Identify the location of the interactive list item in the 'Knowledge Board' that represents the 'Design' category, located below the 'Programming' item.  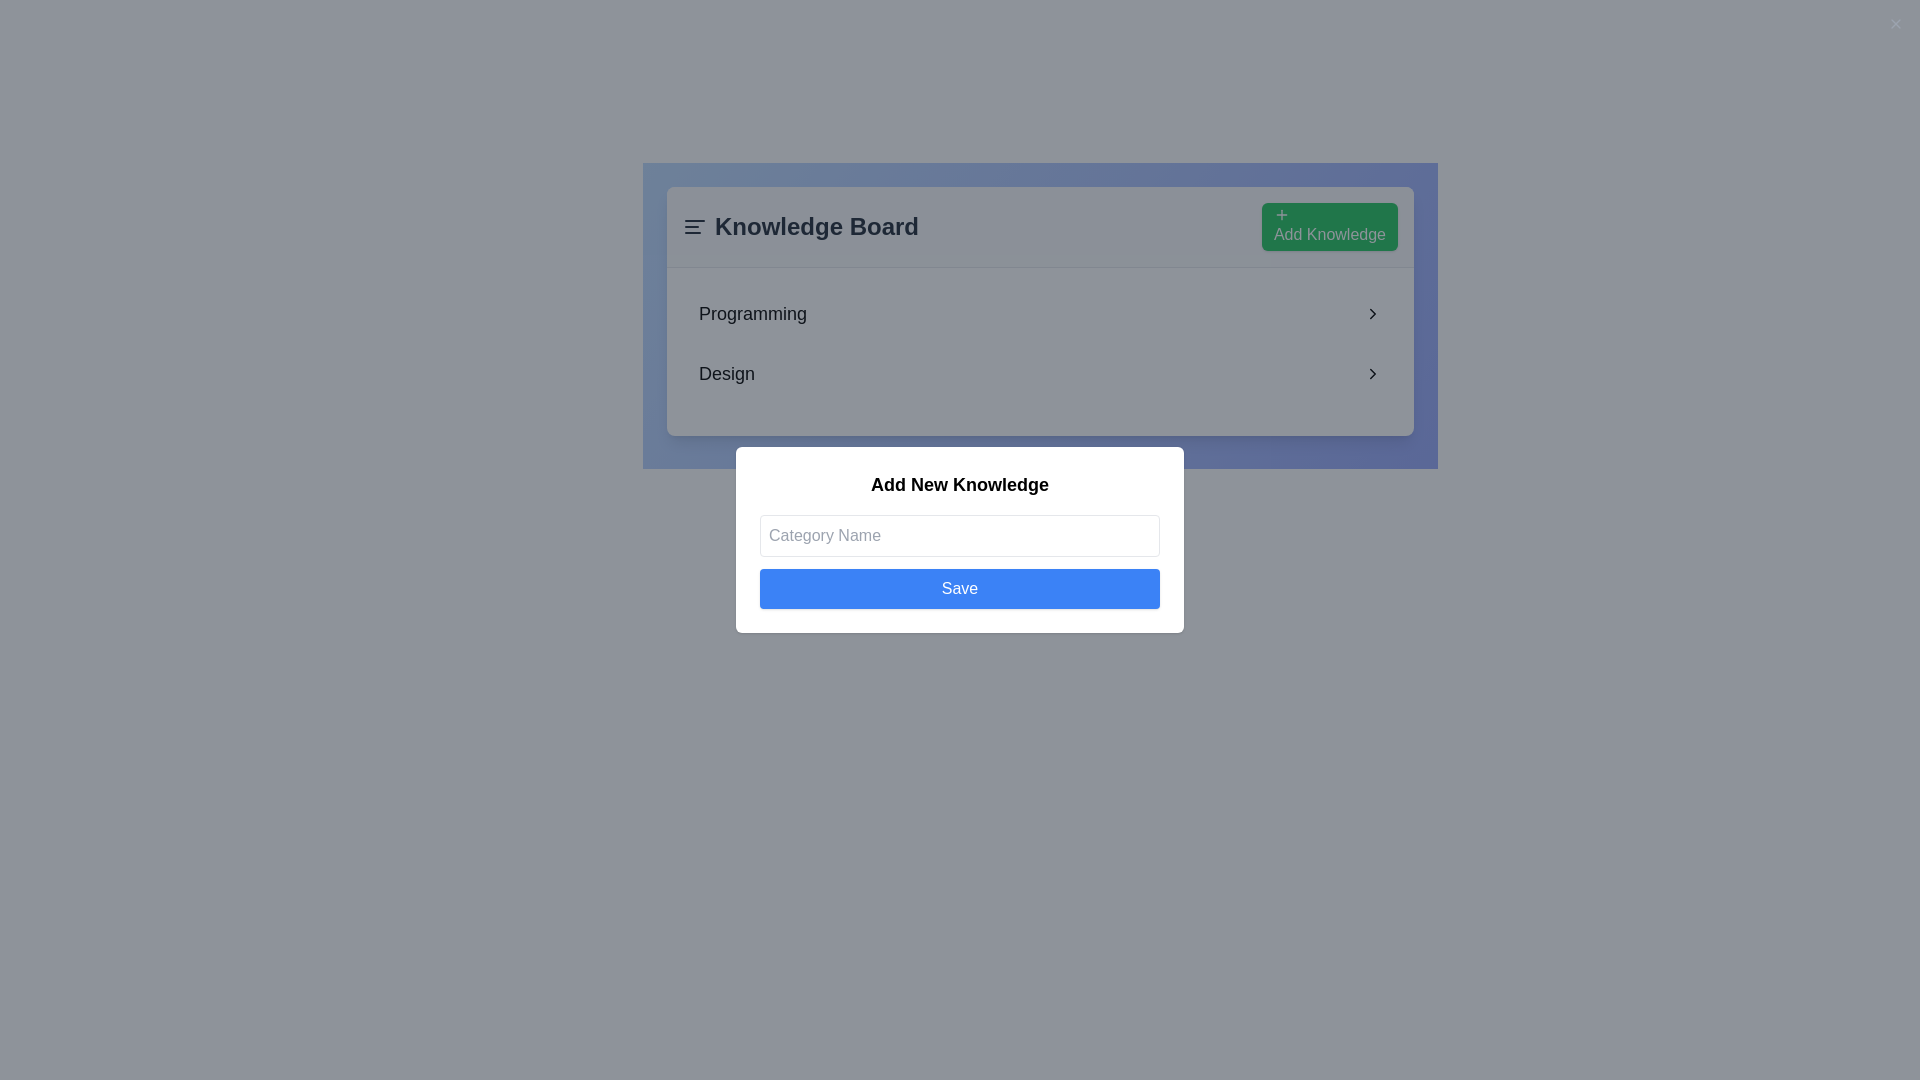
(1040, 374).